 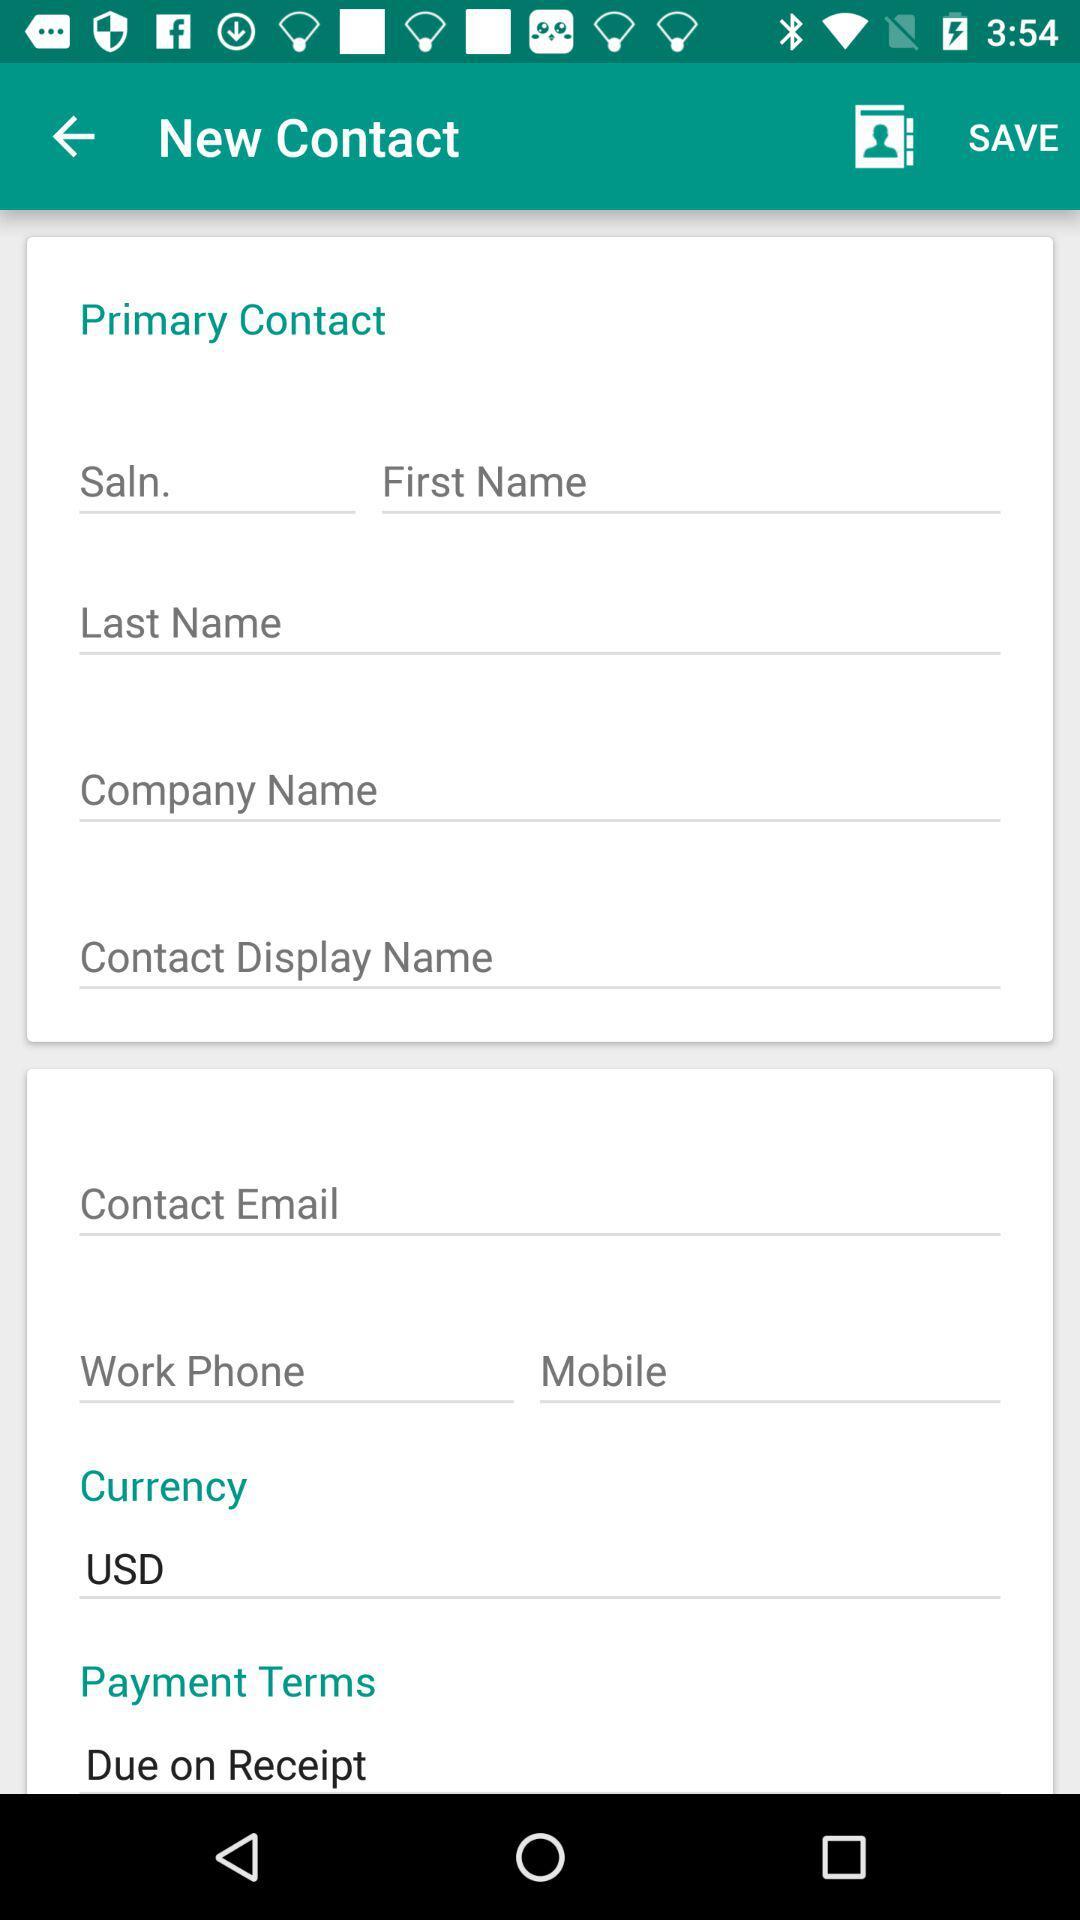 I want to click on the item at the bottom left corner, so click(x=296, y=1360).